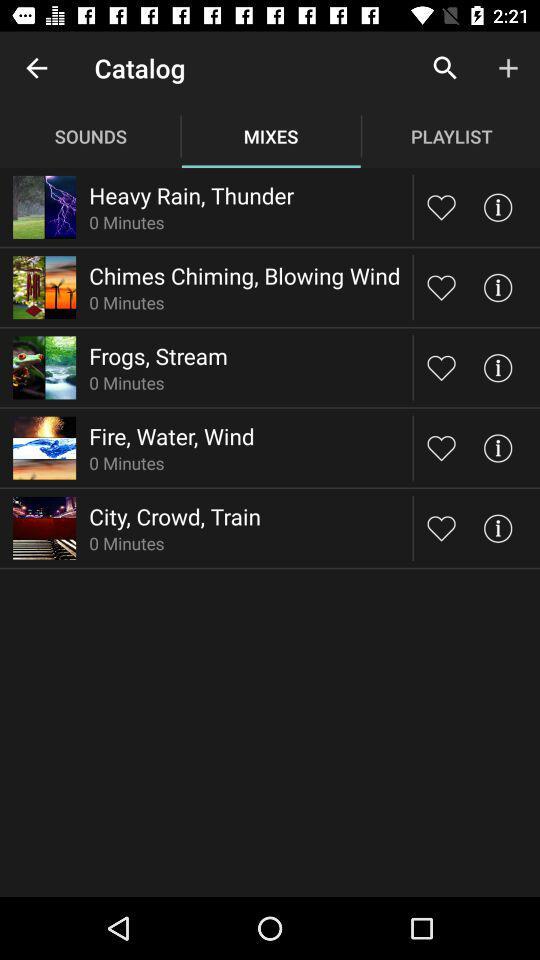 The image size is (540, 960). I want to click on love the rain, so click(441, 207).